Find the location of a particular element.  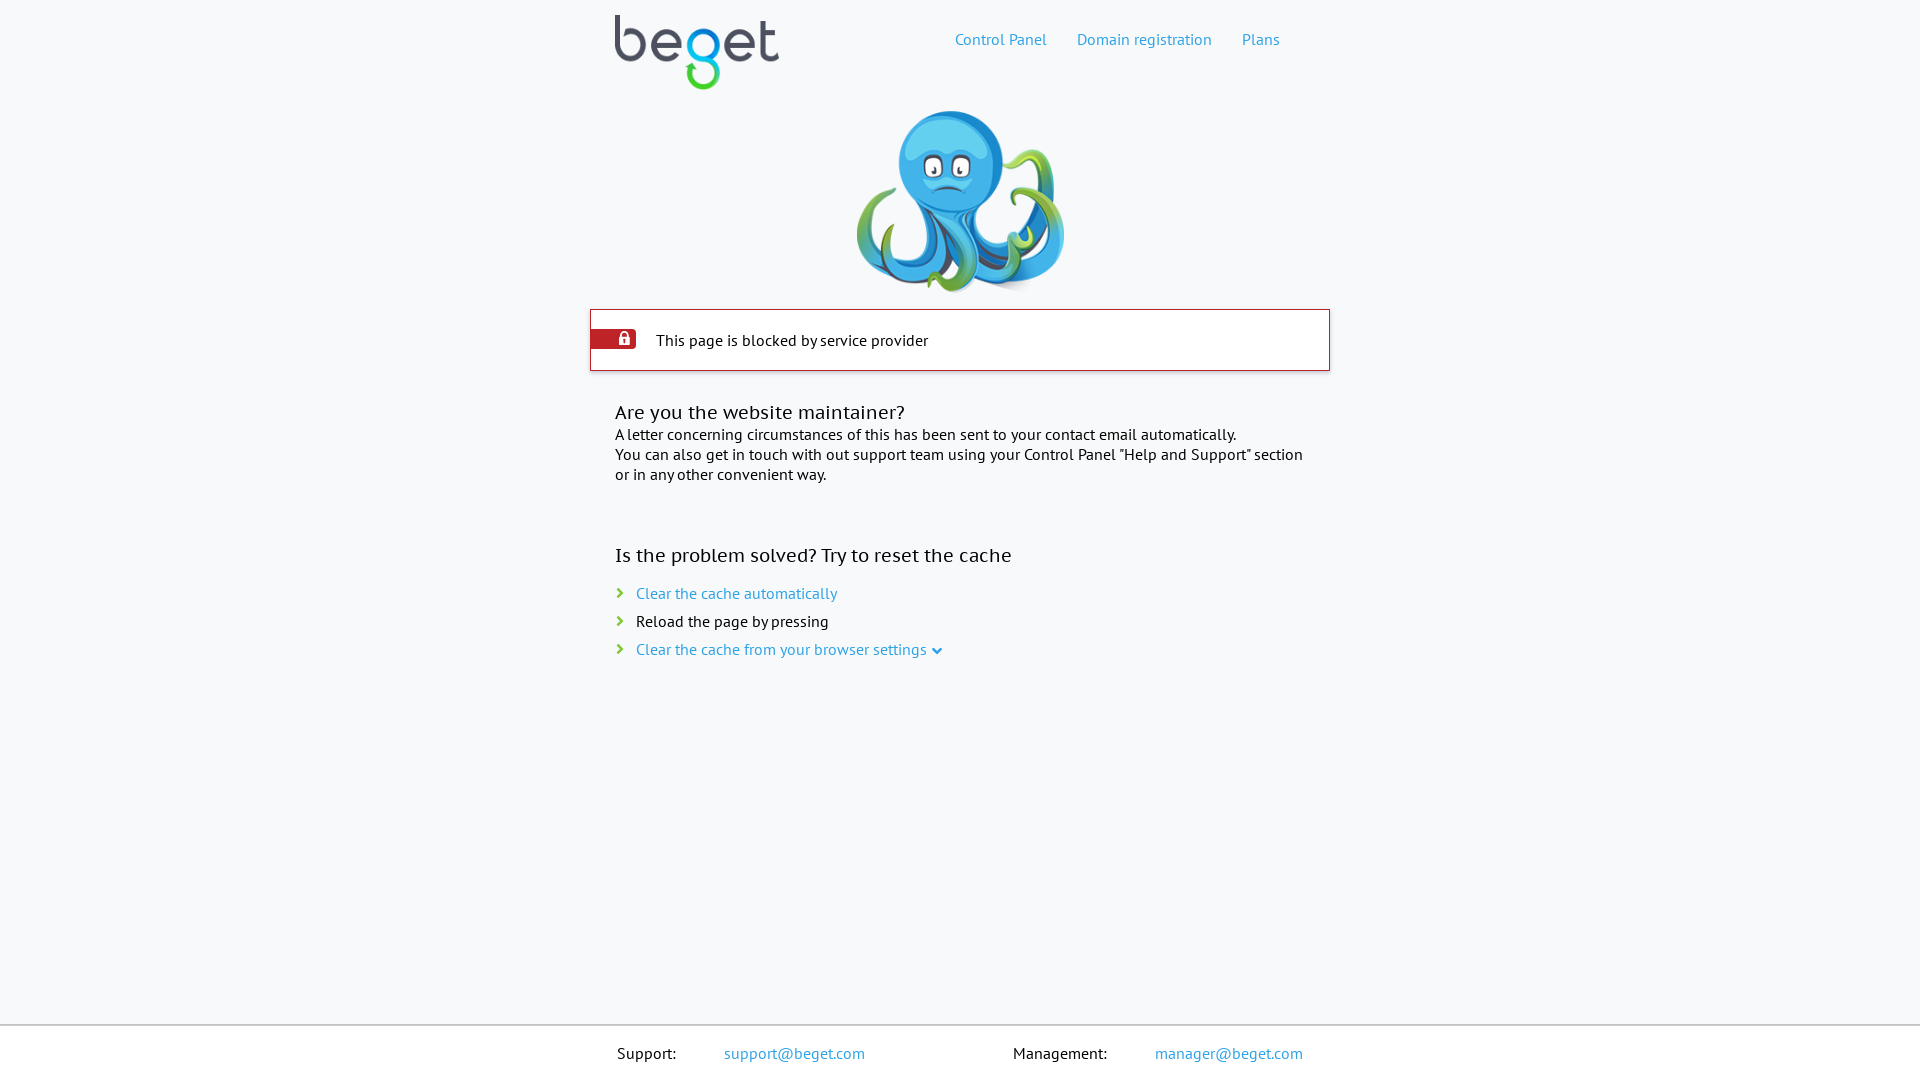

'Plans' is located at coordinates (1226, 38).